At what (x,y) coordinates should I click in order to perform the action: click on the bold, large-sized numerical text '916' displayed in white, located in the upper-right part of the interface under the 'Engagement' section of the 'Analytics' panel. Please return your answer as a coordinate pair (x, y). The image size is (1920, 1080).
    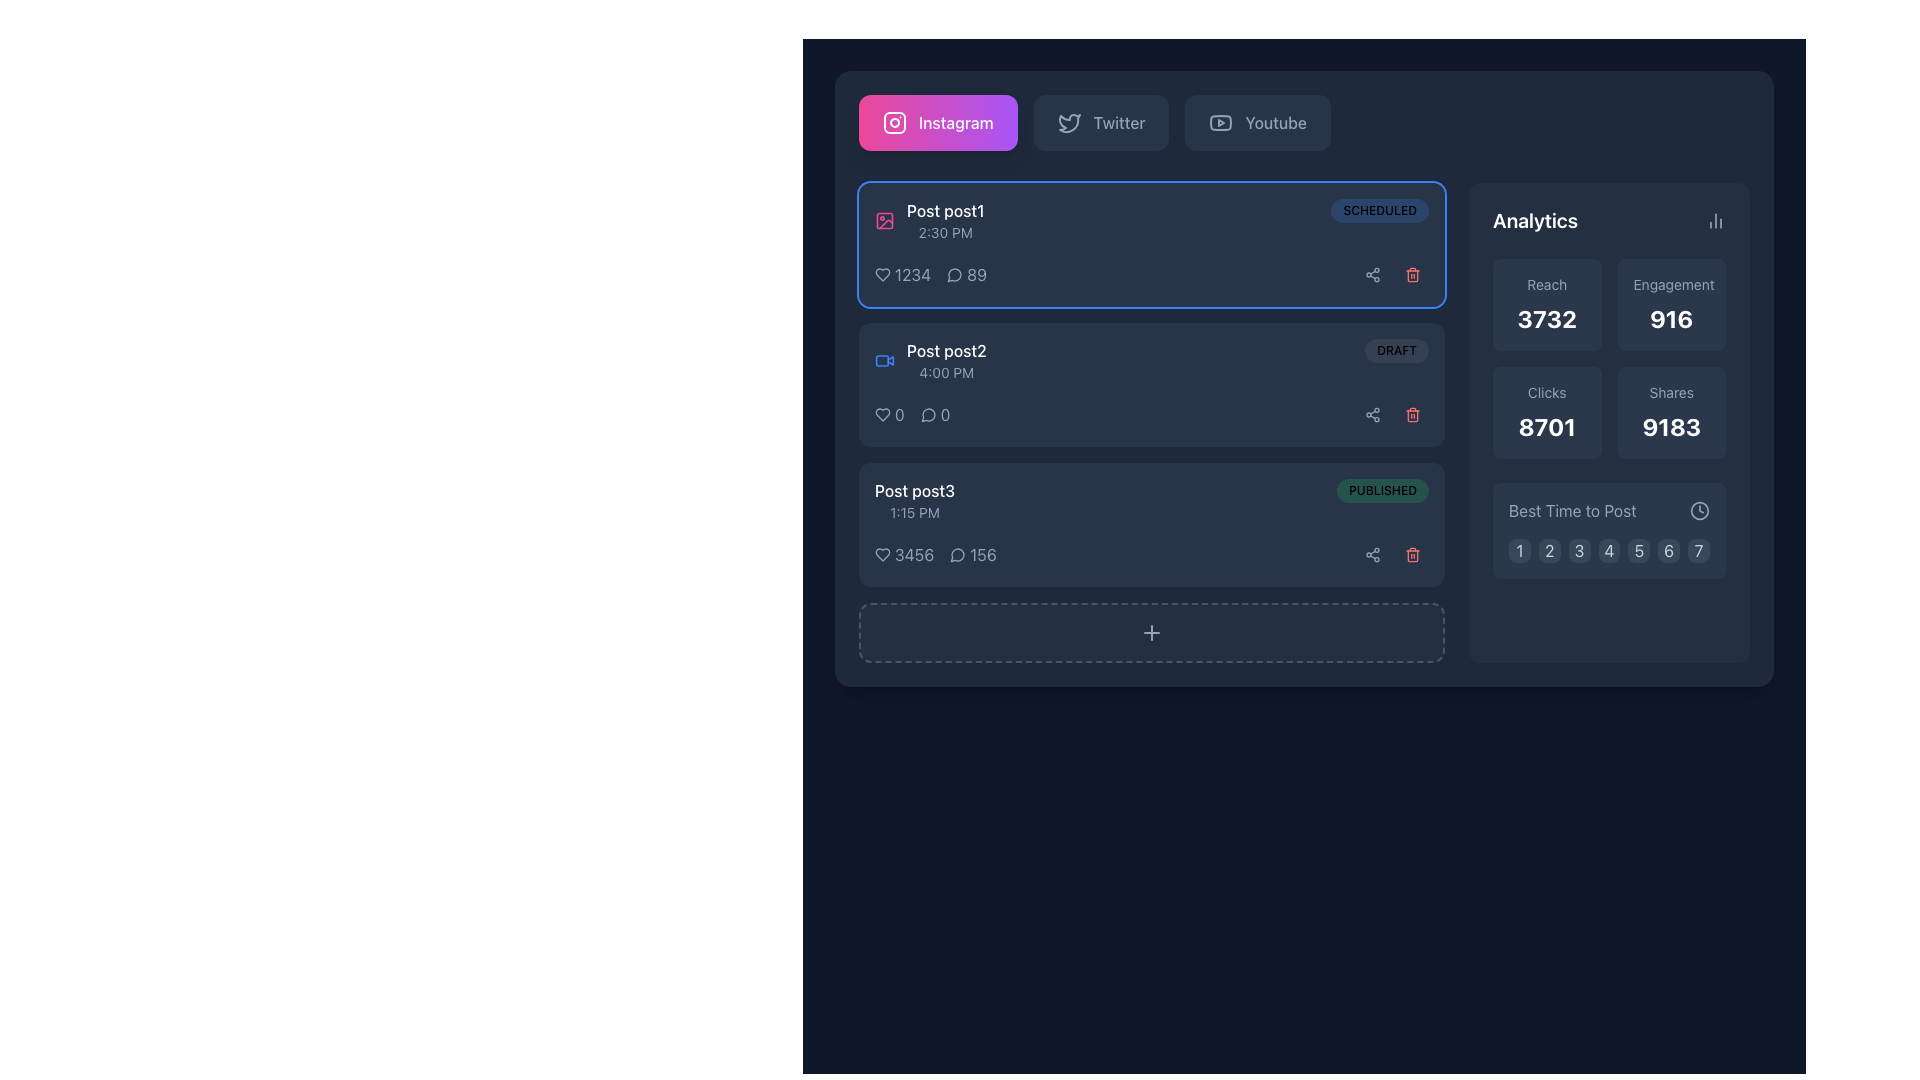
    Looking at the image, I should click on (1671, 318).